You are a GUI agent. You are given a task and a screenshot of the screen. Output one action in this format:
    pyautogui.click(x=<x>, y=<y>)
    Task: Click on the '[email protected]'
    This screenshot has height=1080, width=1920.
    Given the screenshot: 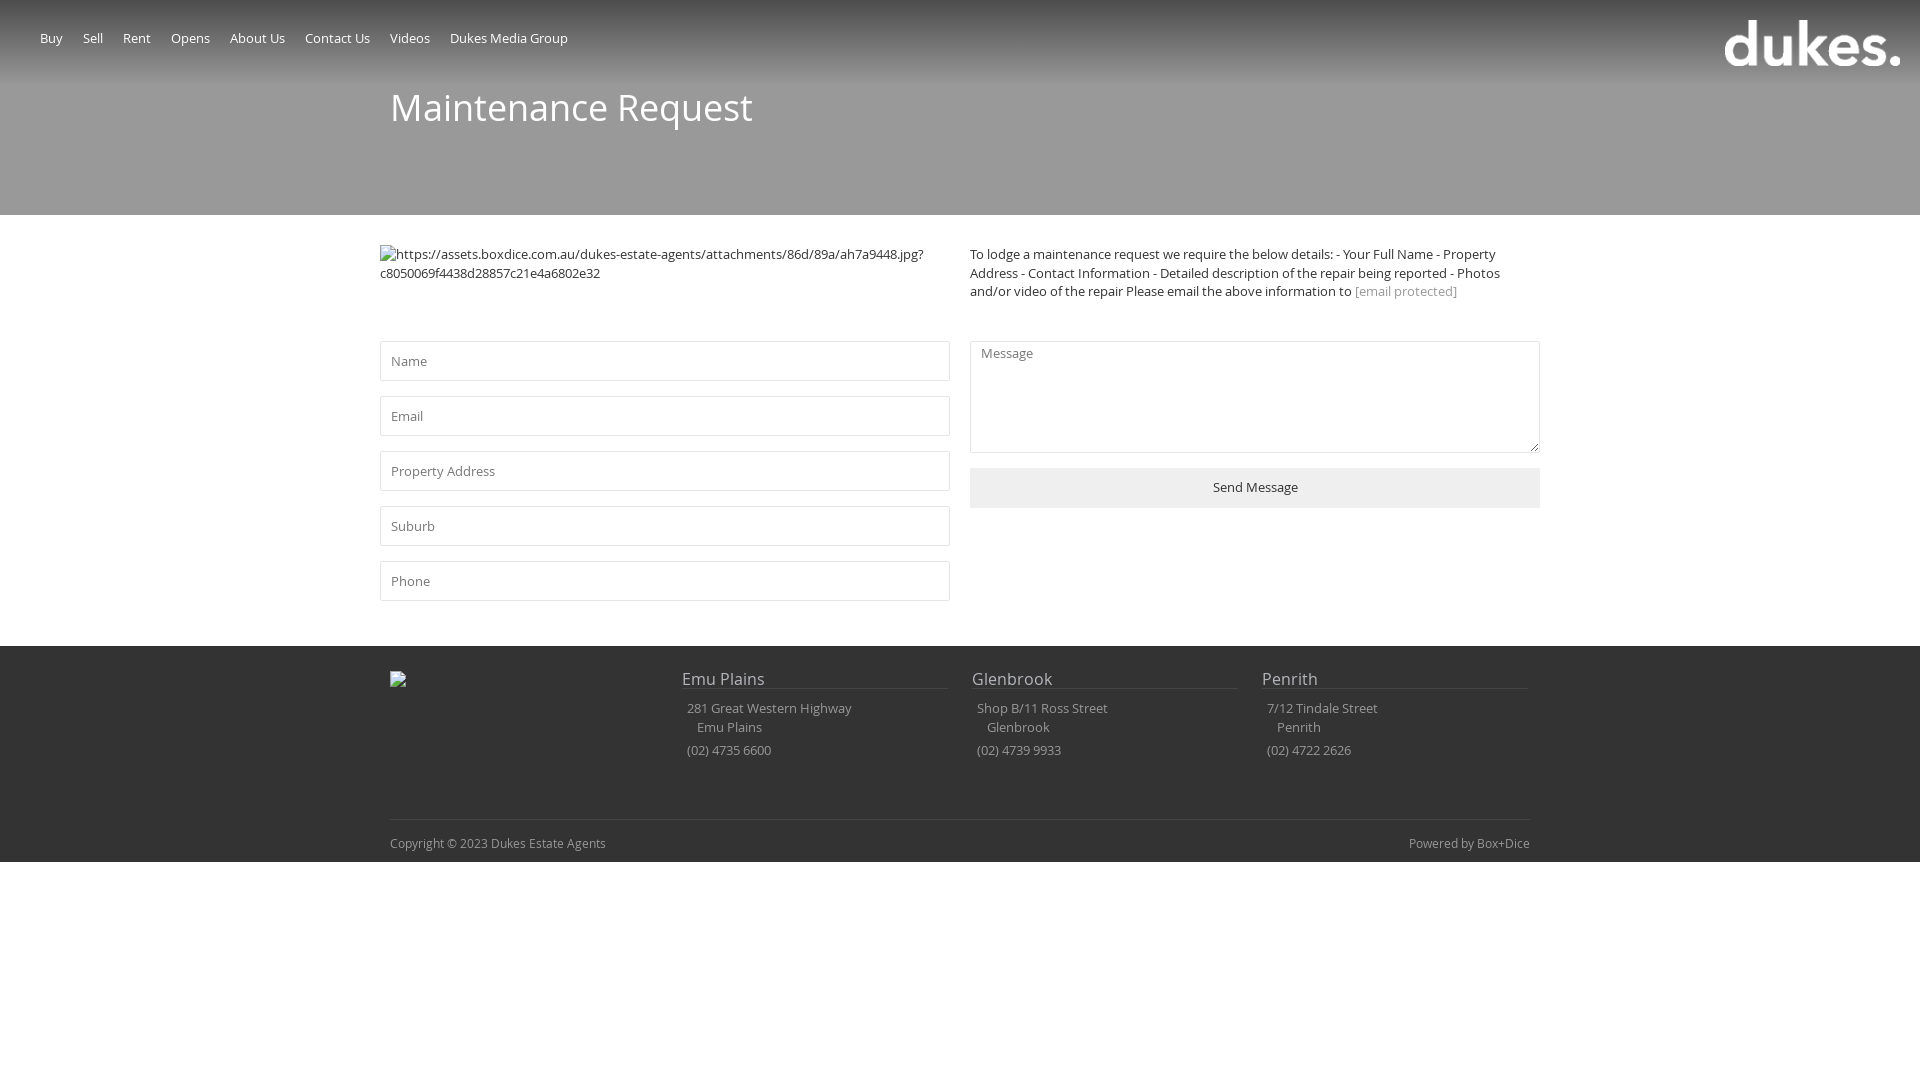 What is the action you would take?
    pyautogui.click(x=1405, y=290)
    